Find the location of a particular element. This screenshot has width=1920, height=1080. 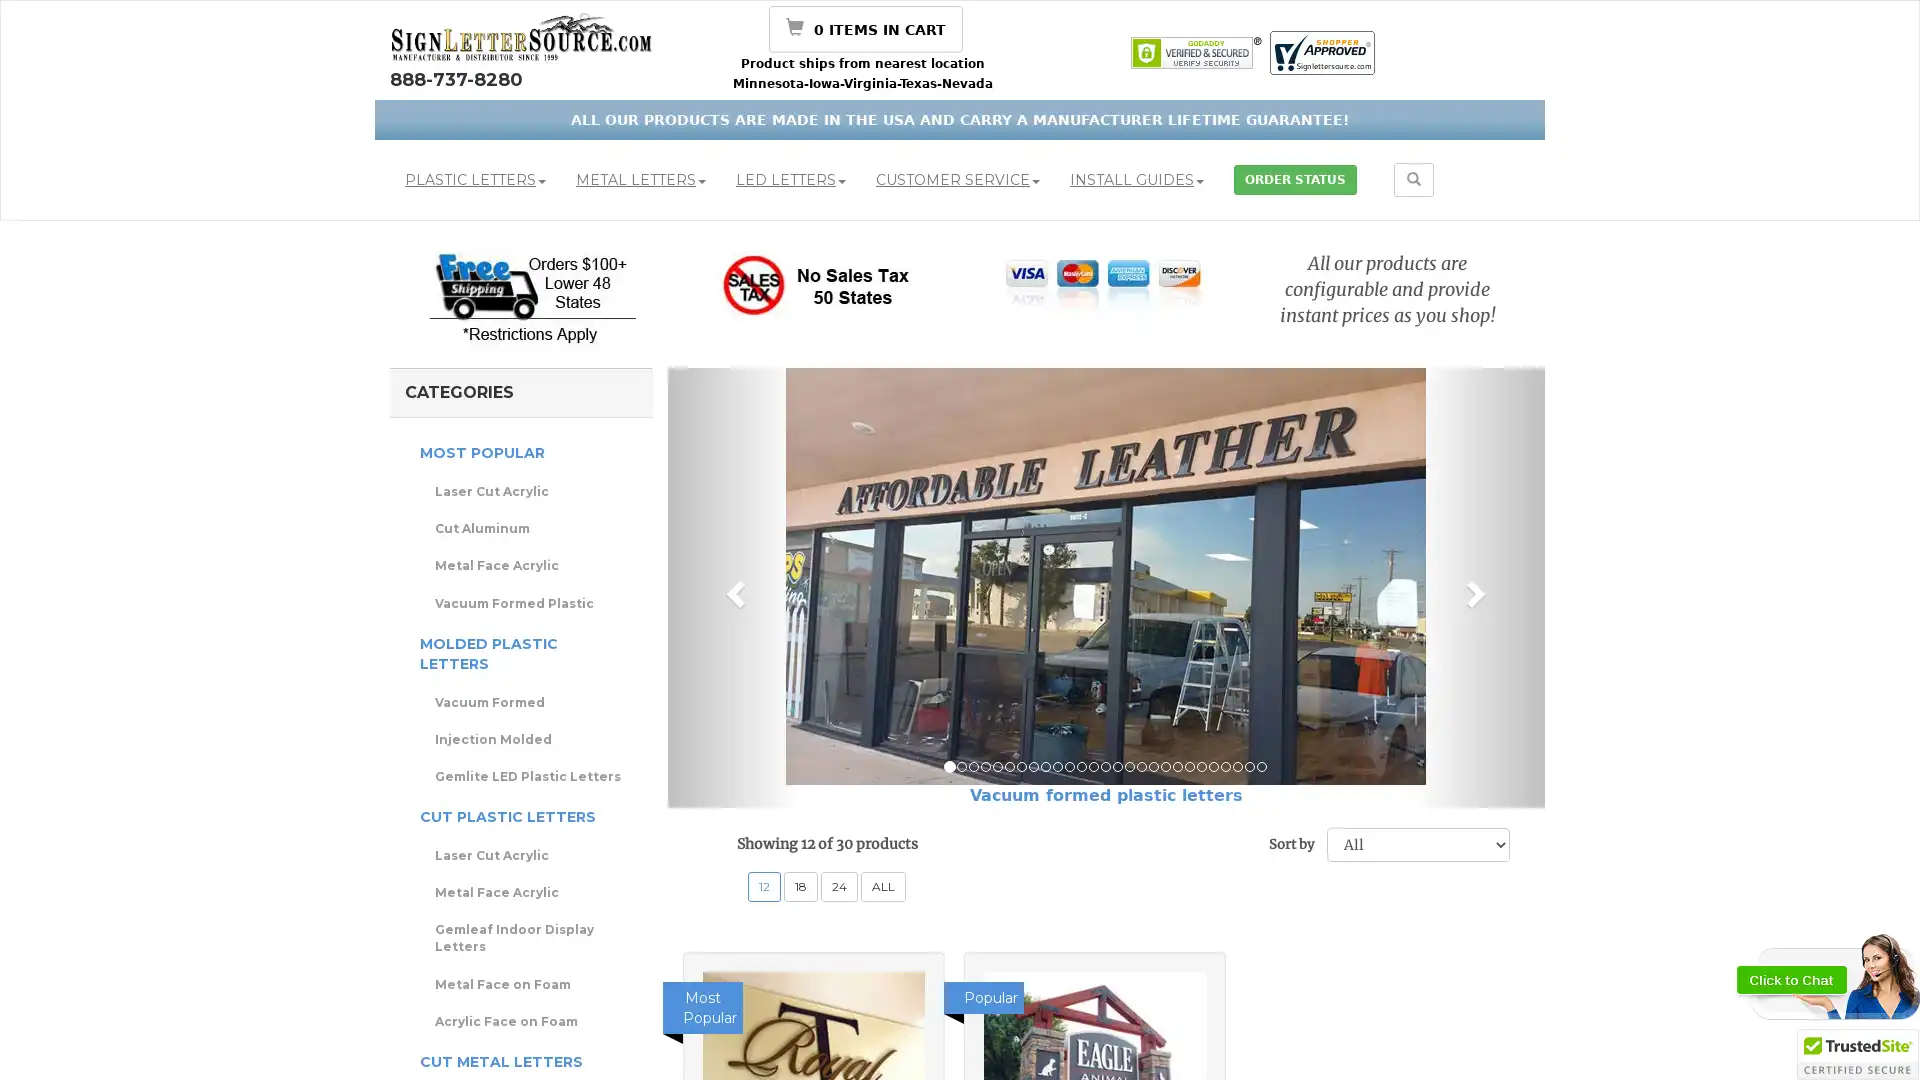

24 is located at coordinates (839, 886).